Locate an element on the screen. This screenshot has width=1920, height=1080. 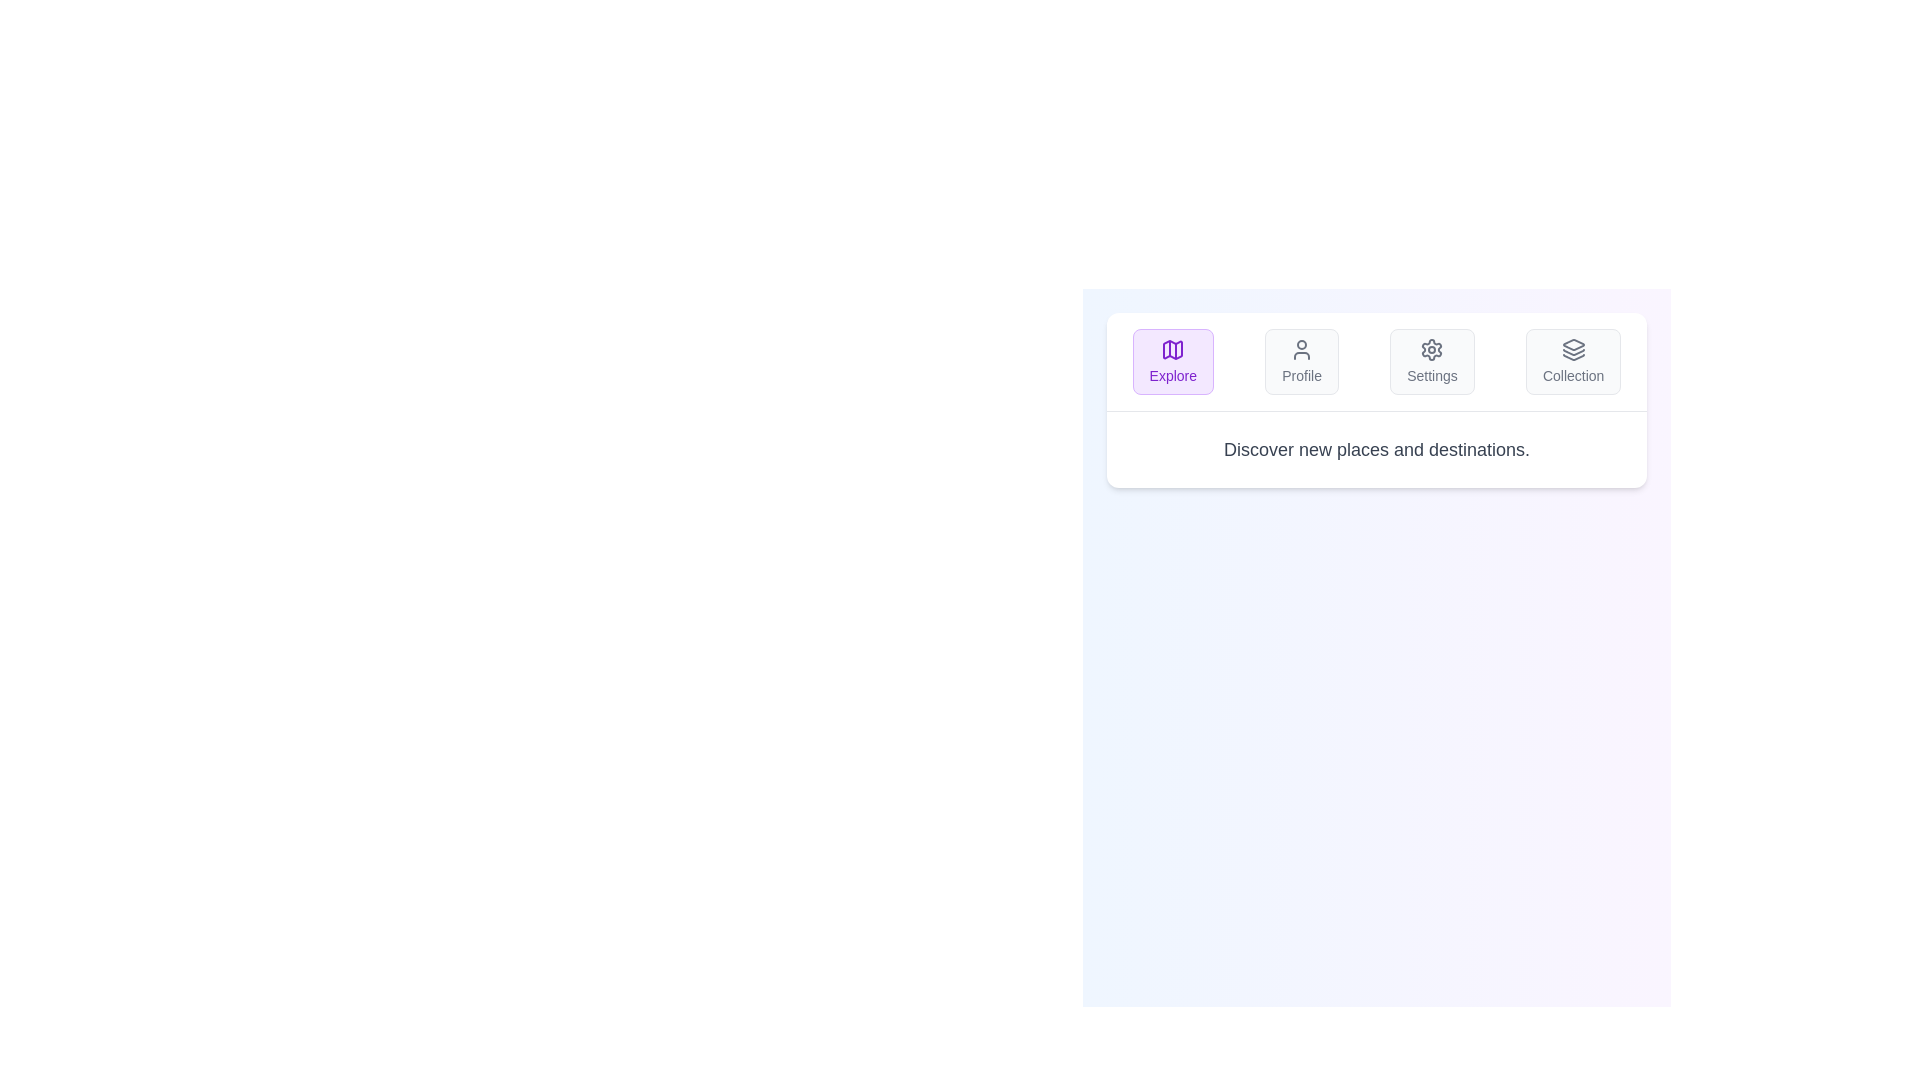
the 'Profile' button in the navigation bar is located at coordinates (1302, 362).